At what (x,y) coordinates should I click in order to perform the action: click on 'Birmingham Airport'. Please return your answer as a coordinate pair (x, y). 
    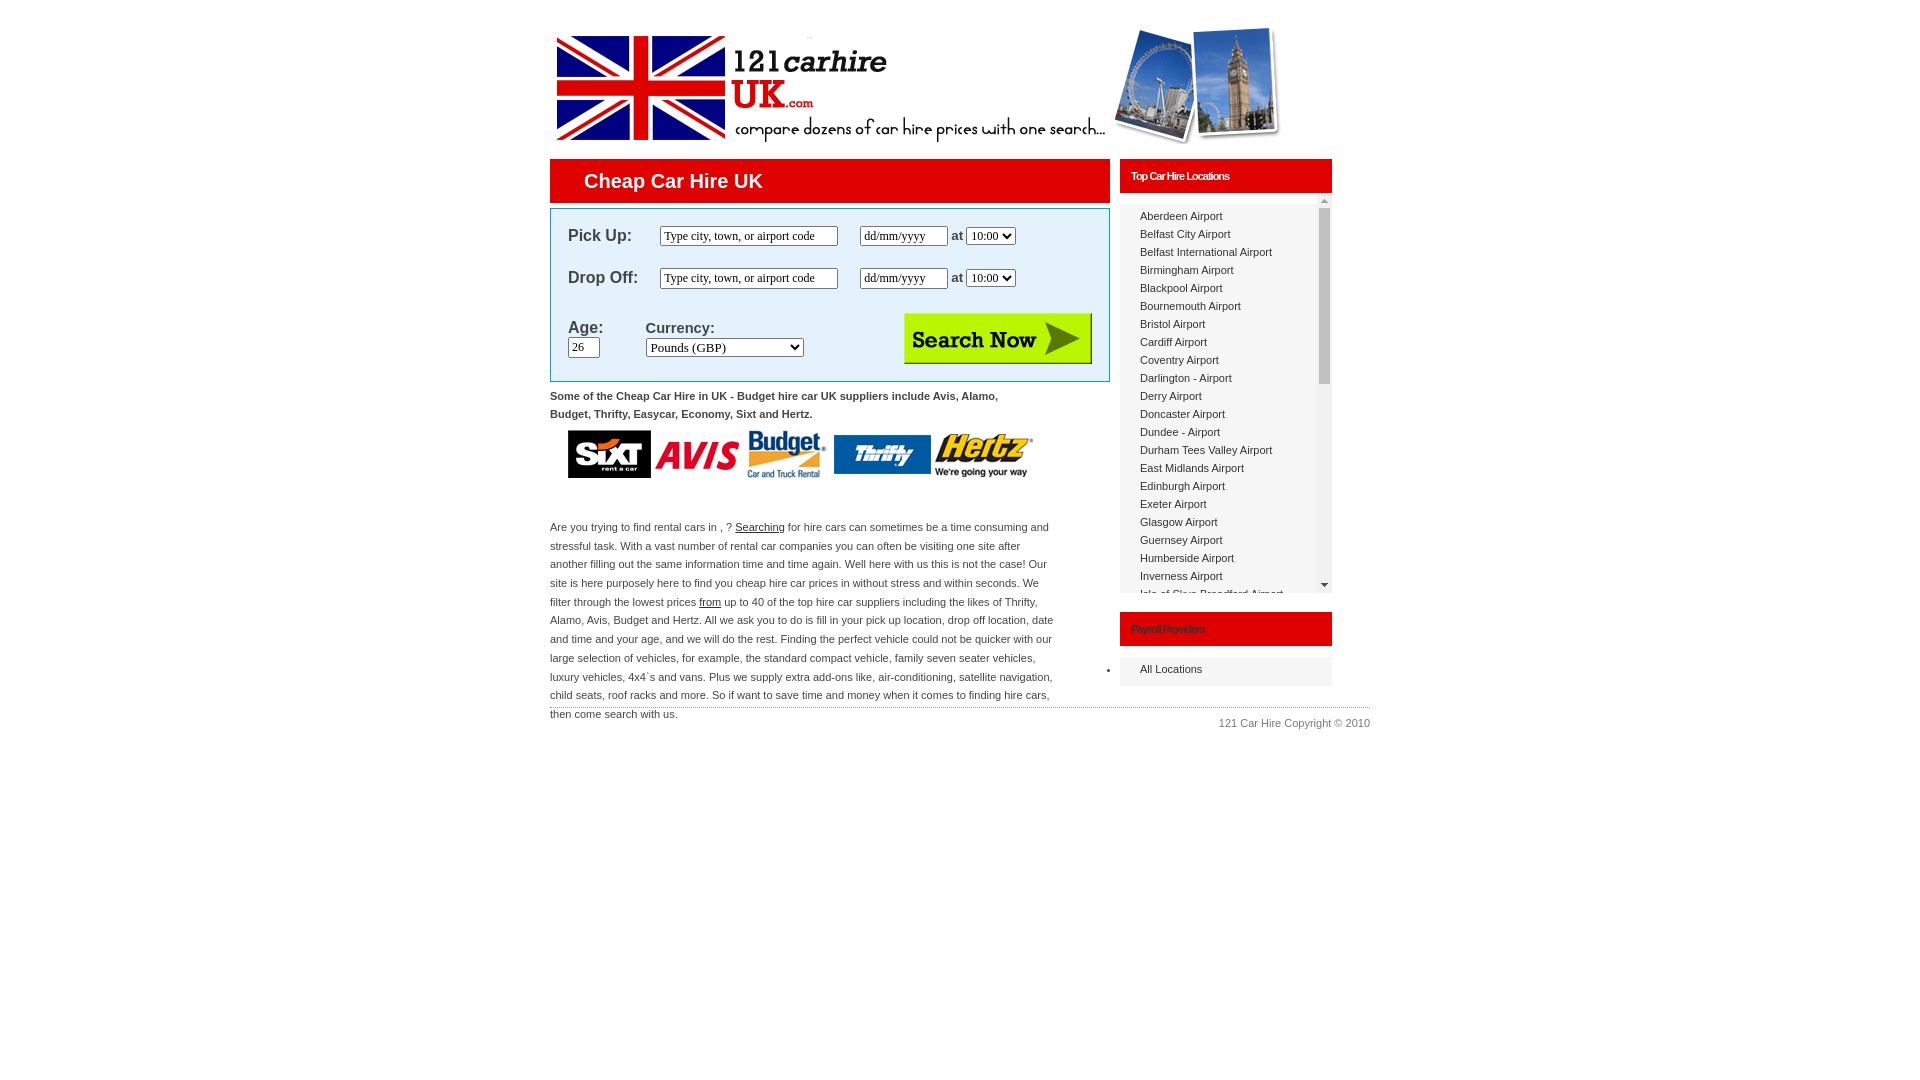
    Looking at the image, I should click on (1186, 270).